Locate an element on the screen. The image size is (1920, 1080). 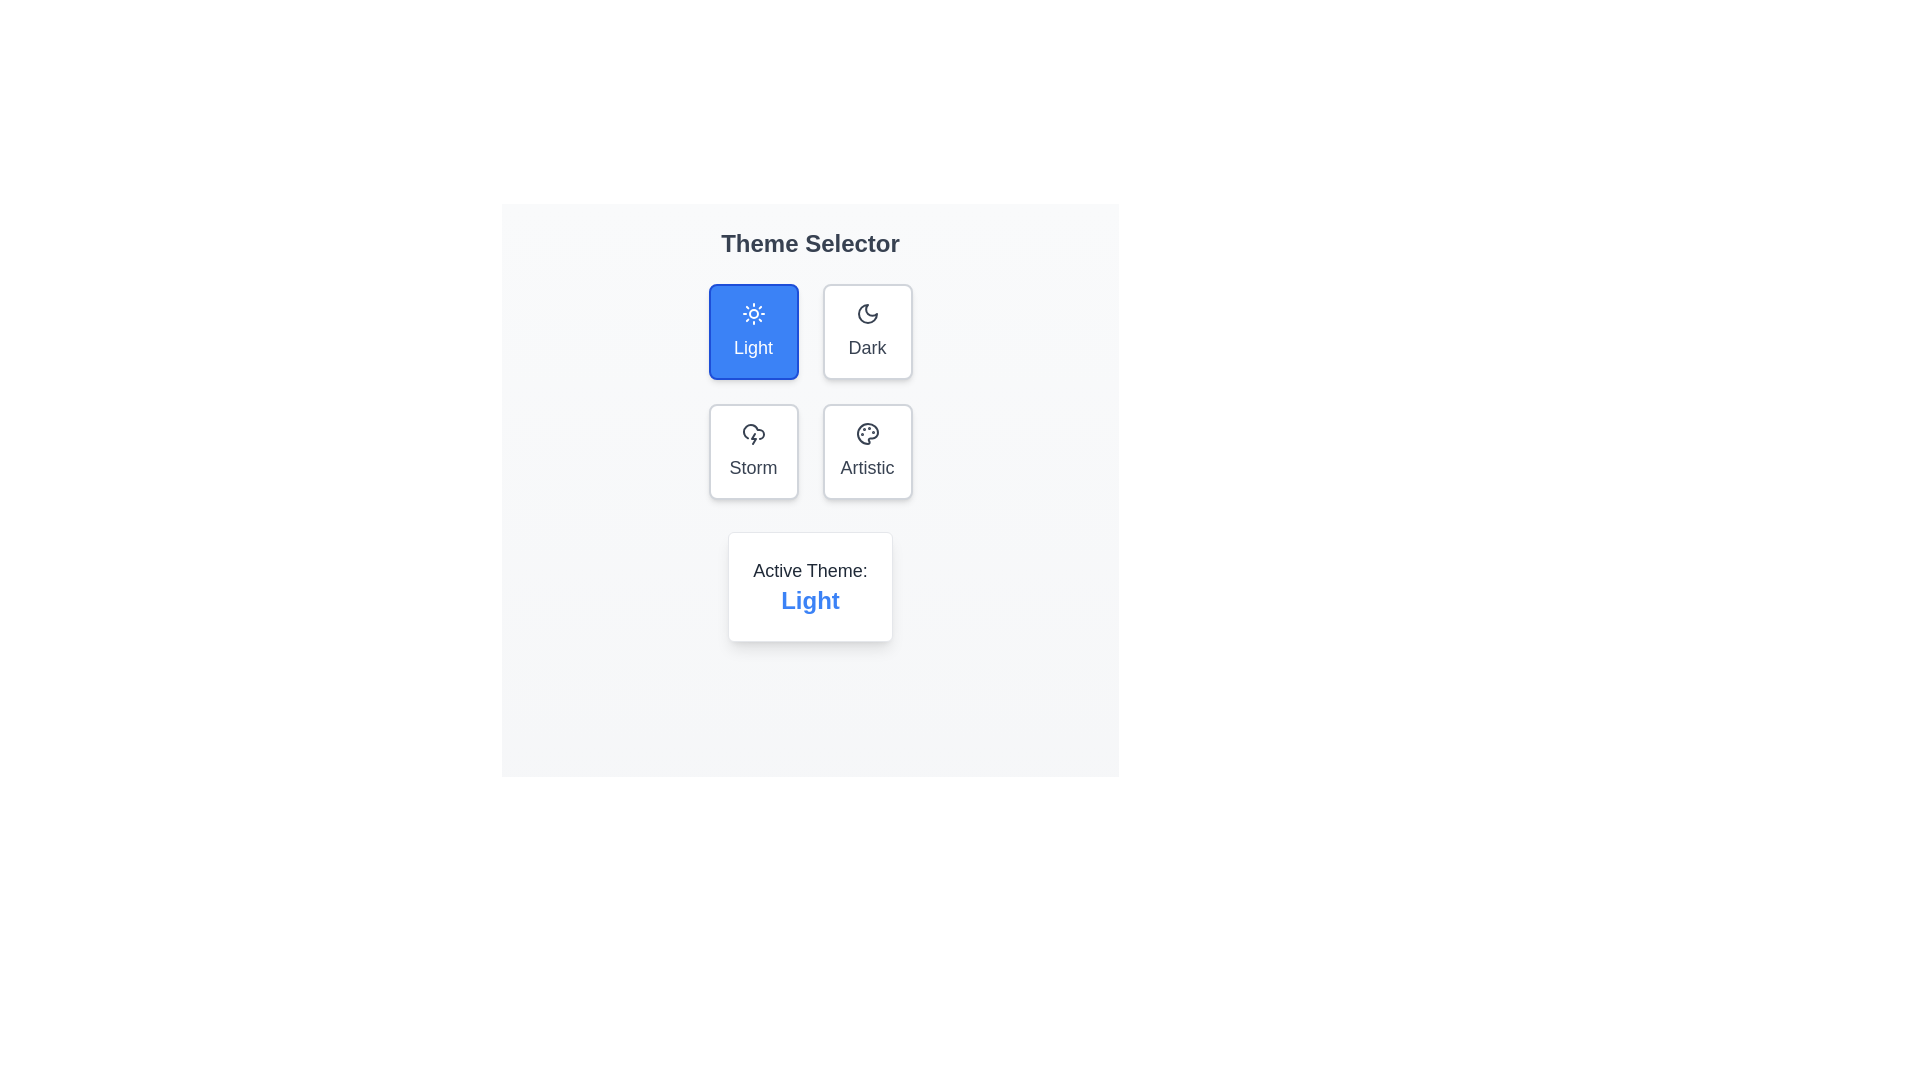
the button corresponding to the theme Dark is located at coordinates (867, 330).